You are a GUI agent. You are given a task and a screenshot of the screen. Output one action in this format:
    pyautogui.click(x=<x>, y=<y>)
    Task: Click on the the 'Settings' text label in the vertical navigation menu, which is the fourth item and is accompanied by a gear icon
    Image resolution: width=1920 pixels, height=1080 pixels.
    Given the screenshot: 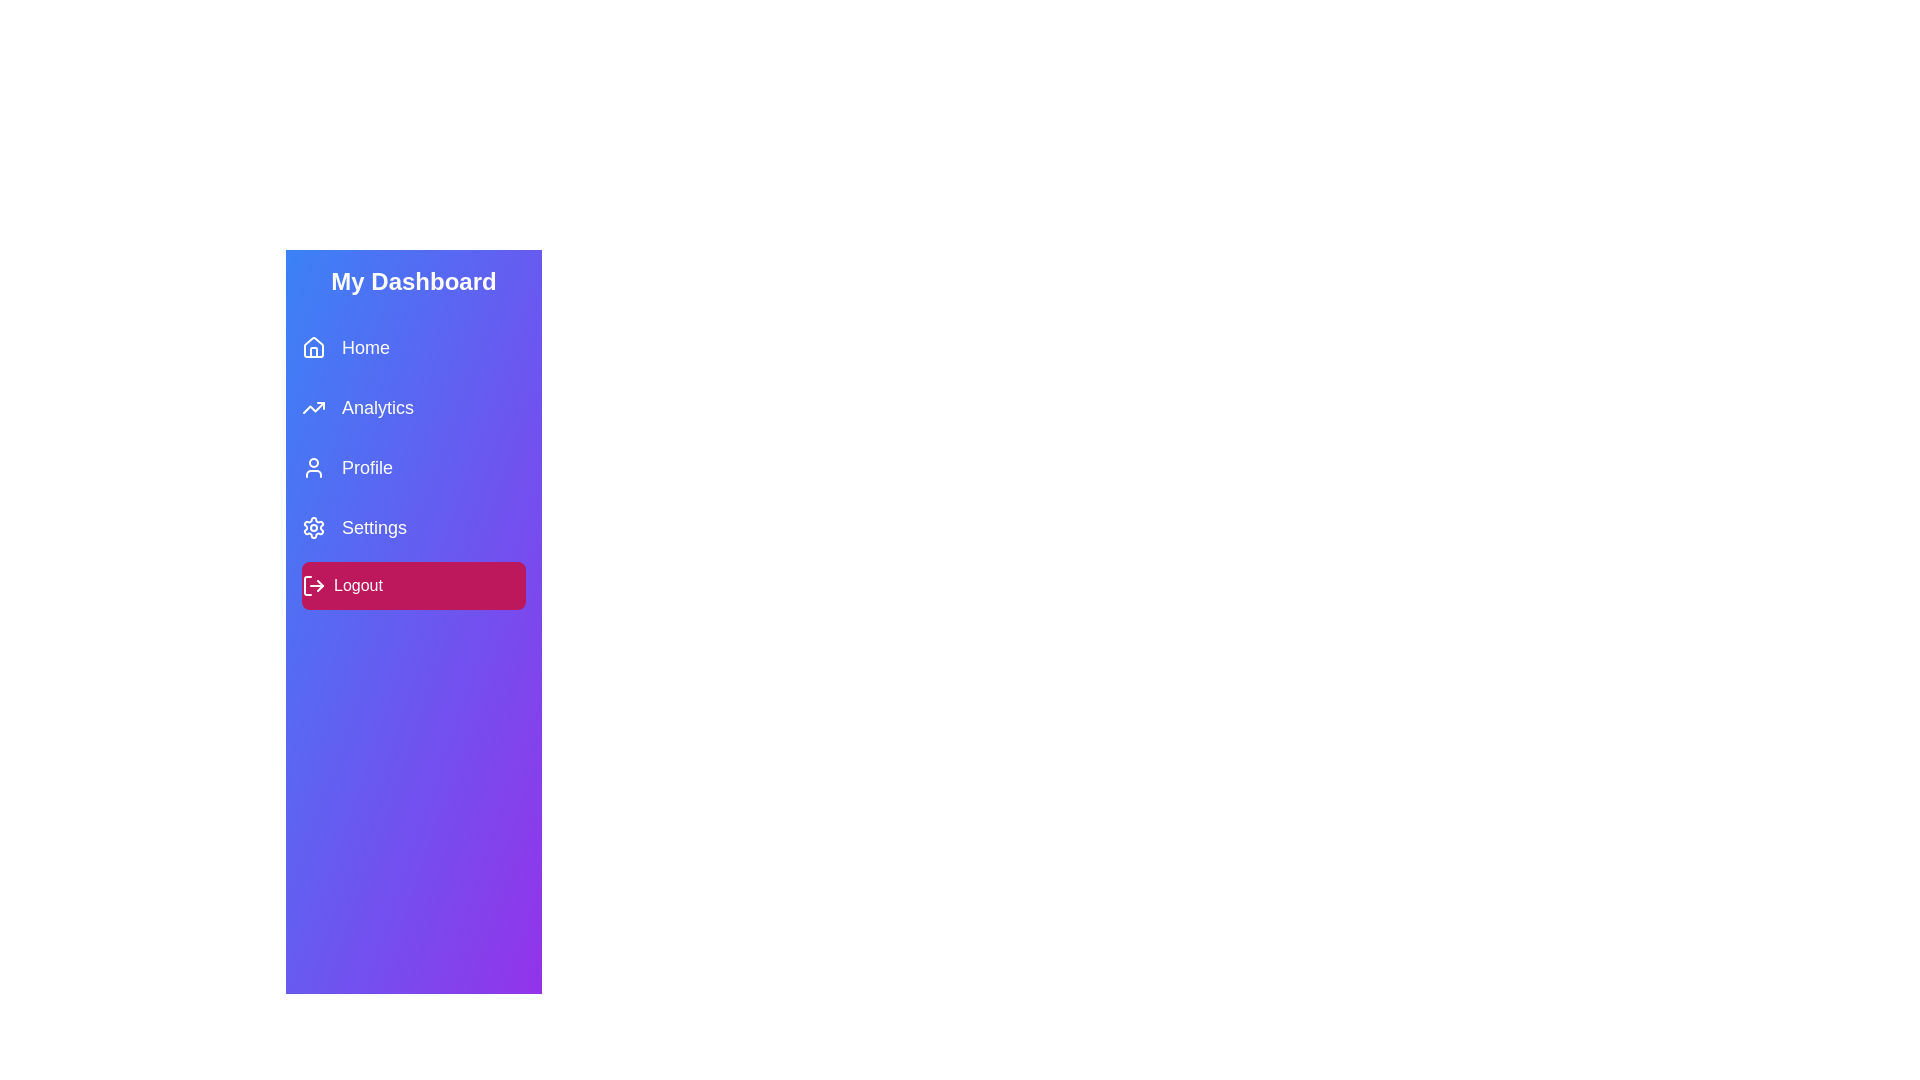 What is the action you would take?
    pyautogui.click(x=374, y=527)
    